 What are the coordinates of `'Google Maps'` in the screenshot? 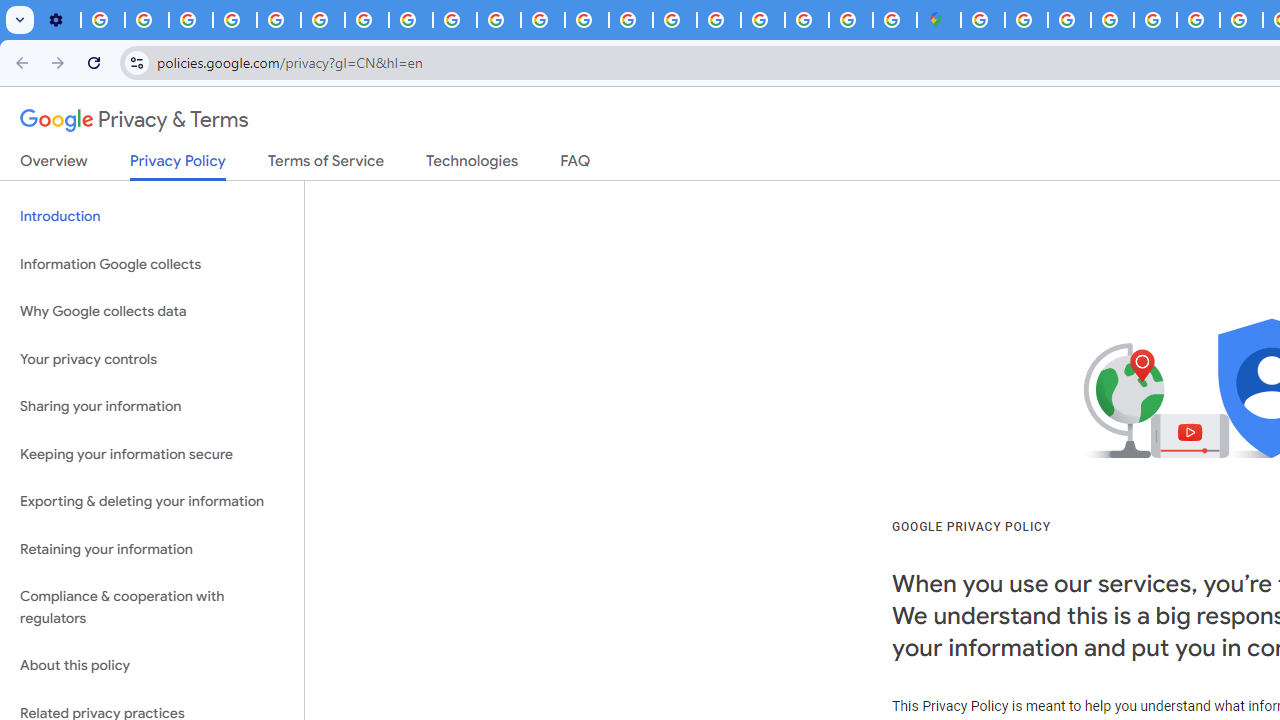 It's located at (937, 20).